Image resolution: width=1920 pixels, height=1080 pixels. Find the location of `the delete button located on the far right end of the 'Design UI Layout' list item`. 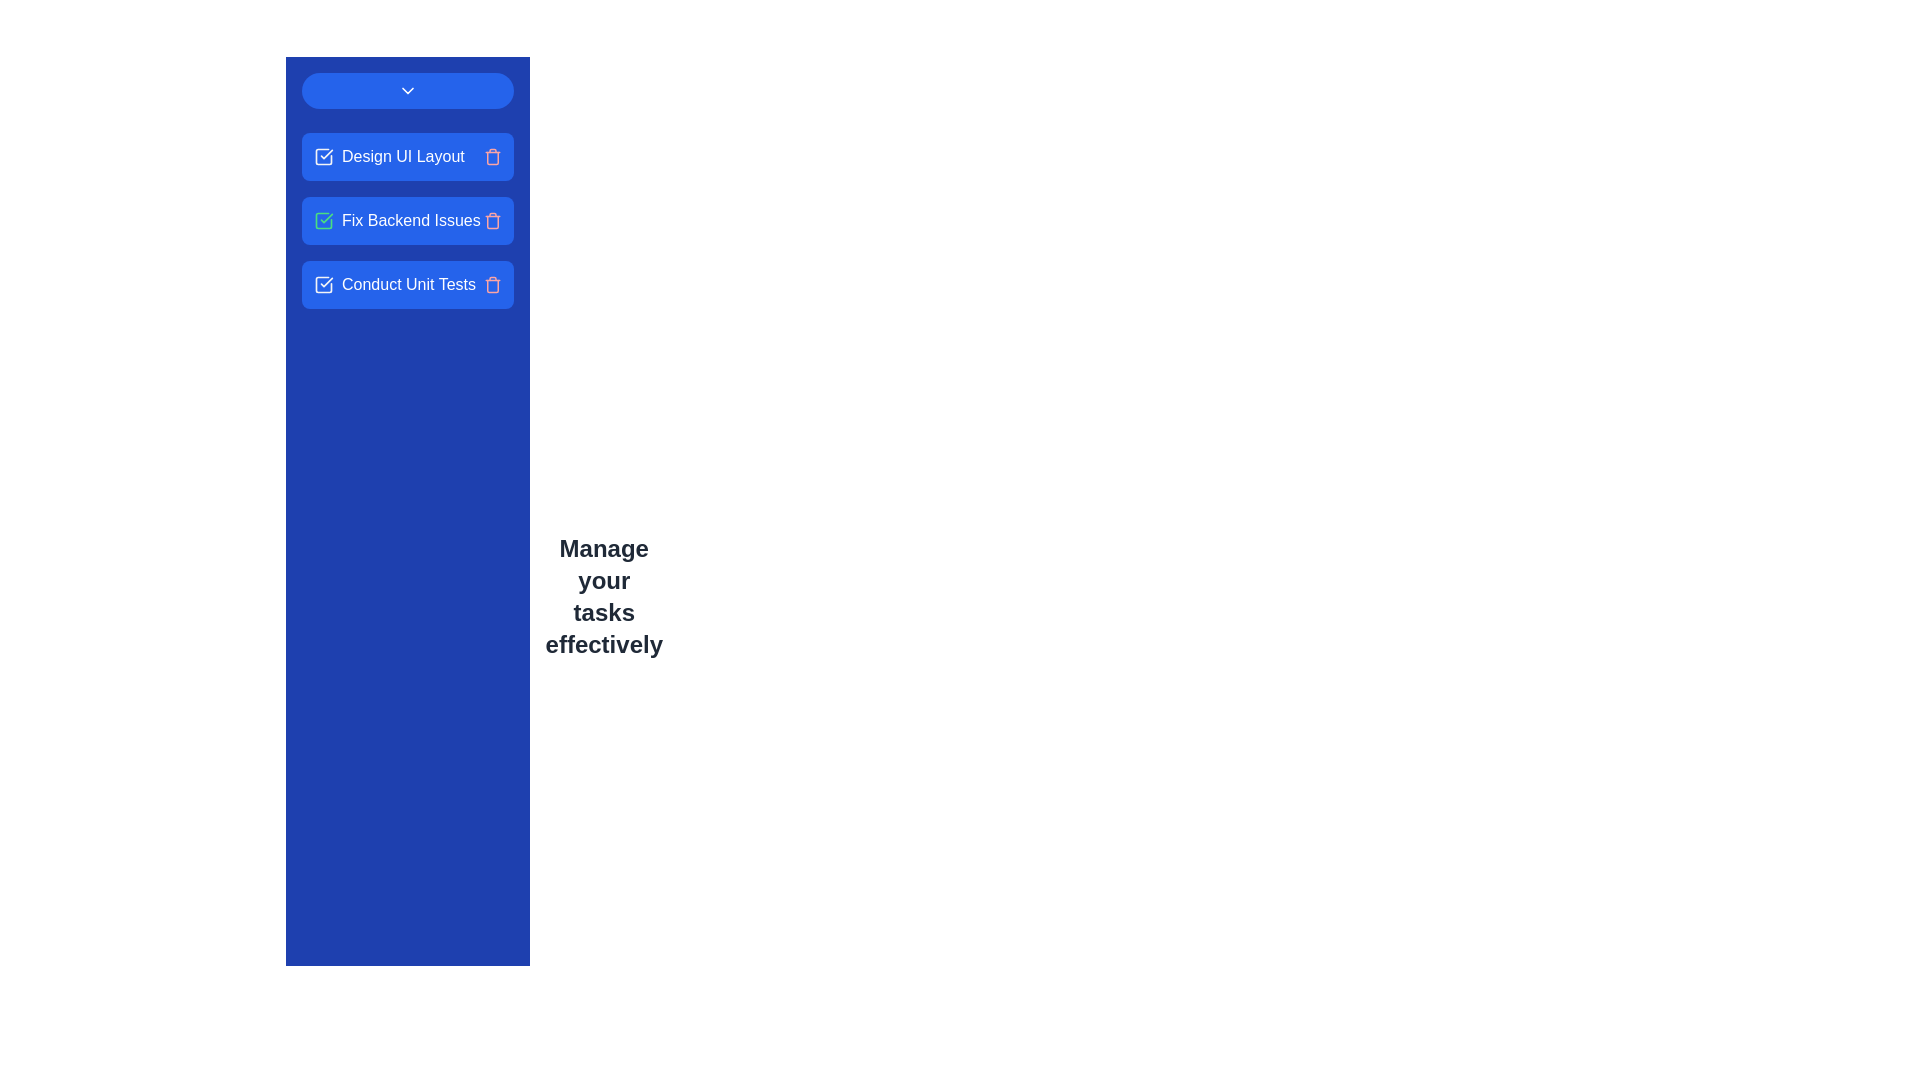

the delete button located on the far right end of the 'Design UI Layout' list item is located at coordinates (492, 156).